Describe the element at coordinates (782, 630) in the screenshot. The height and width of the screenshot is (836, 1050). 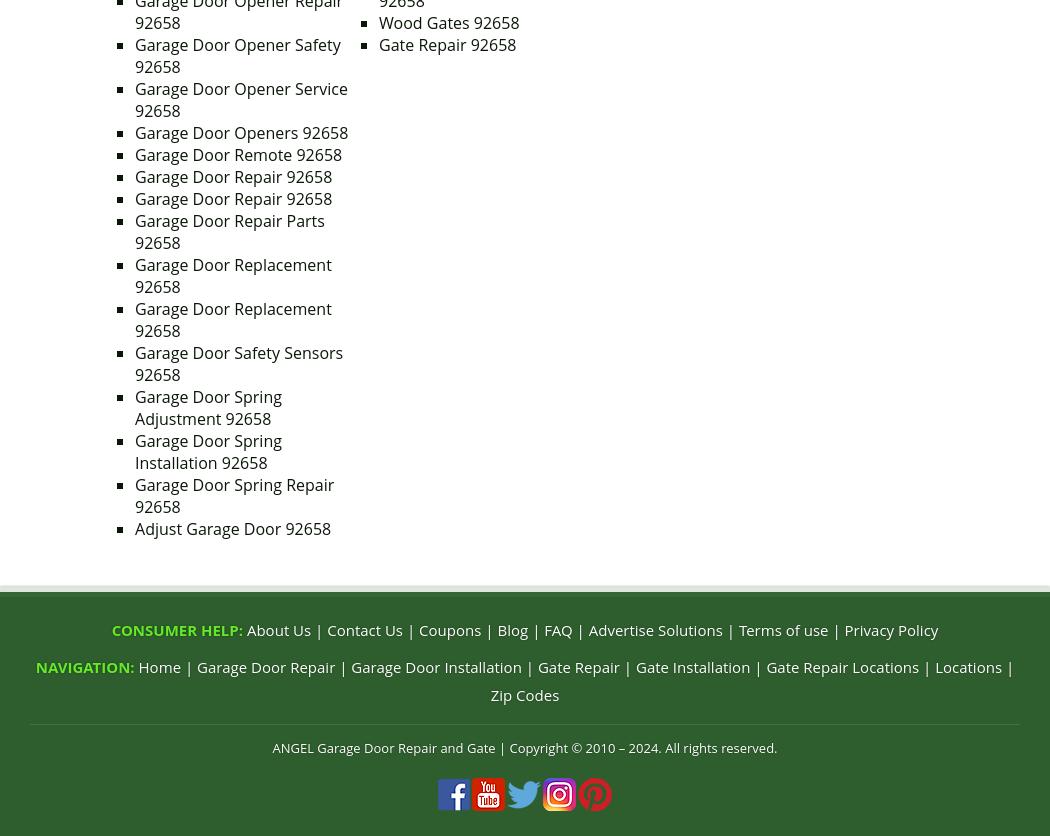
I see `'Terms of use'` at that location.